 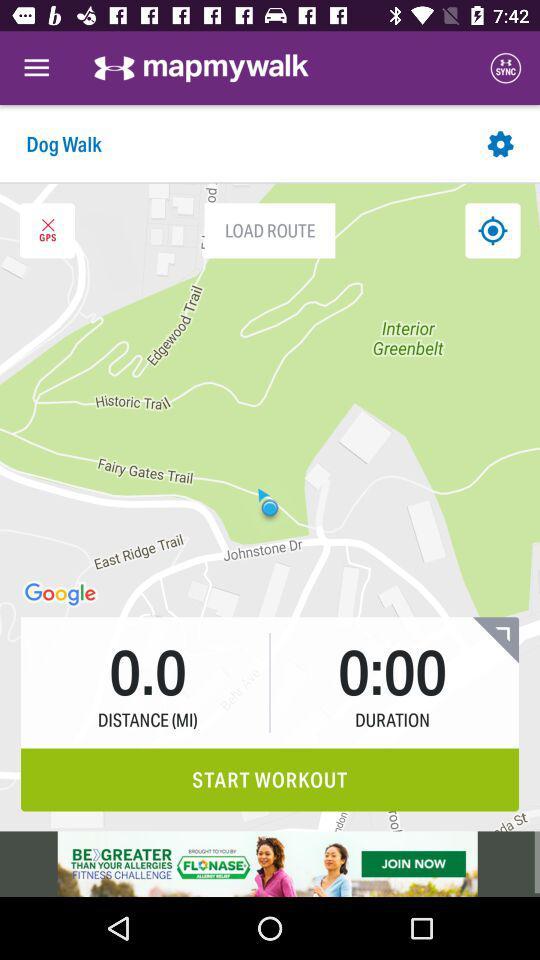 What do you see at coordinates (494, 639) in the screenshot?
I see `the bookmark icon` at bounding box center [494, 639].